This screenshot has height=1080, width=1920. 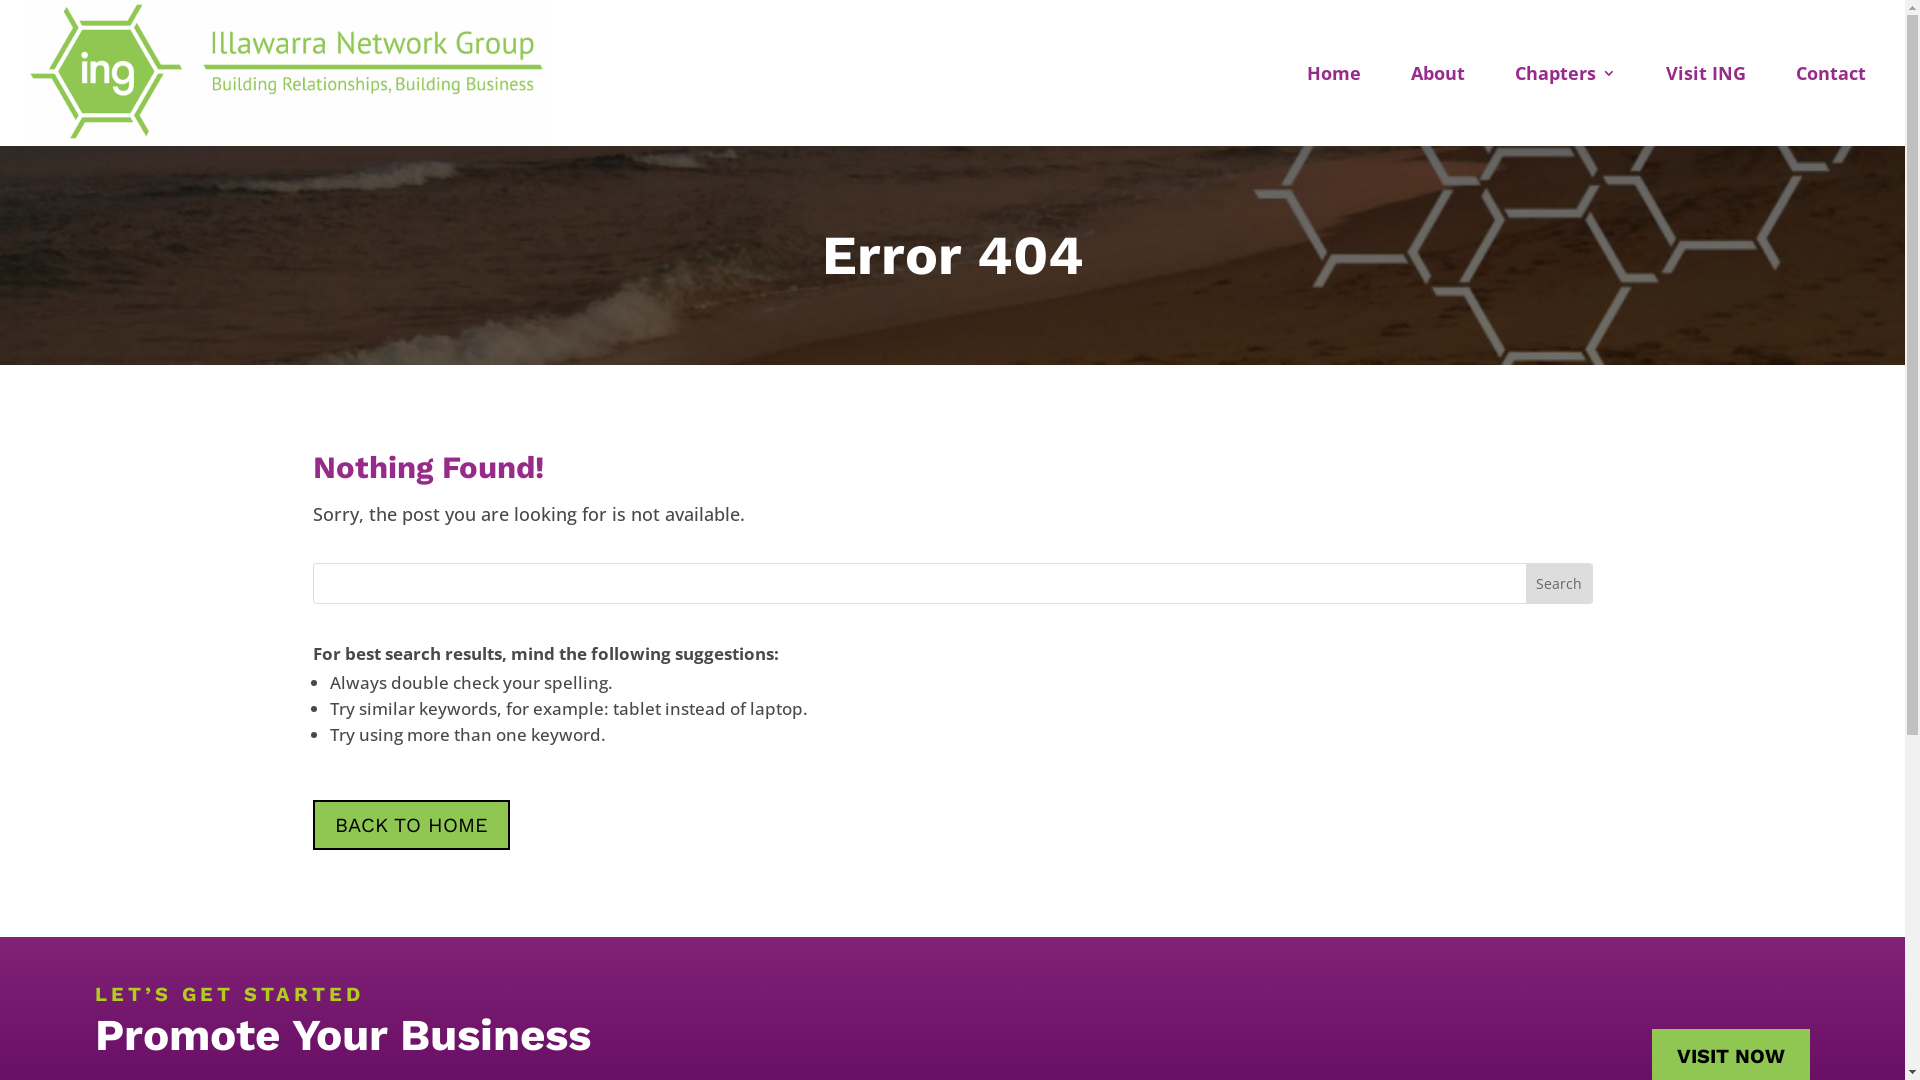 What do you see at coordinates (1558, 583) in the screenshot?
I see `'Search'` at bounding box center [1558, 583].